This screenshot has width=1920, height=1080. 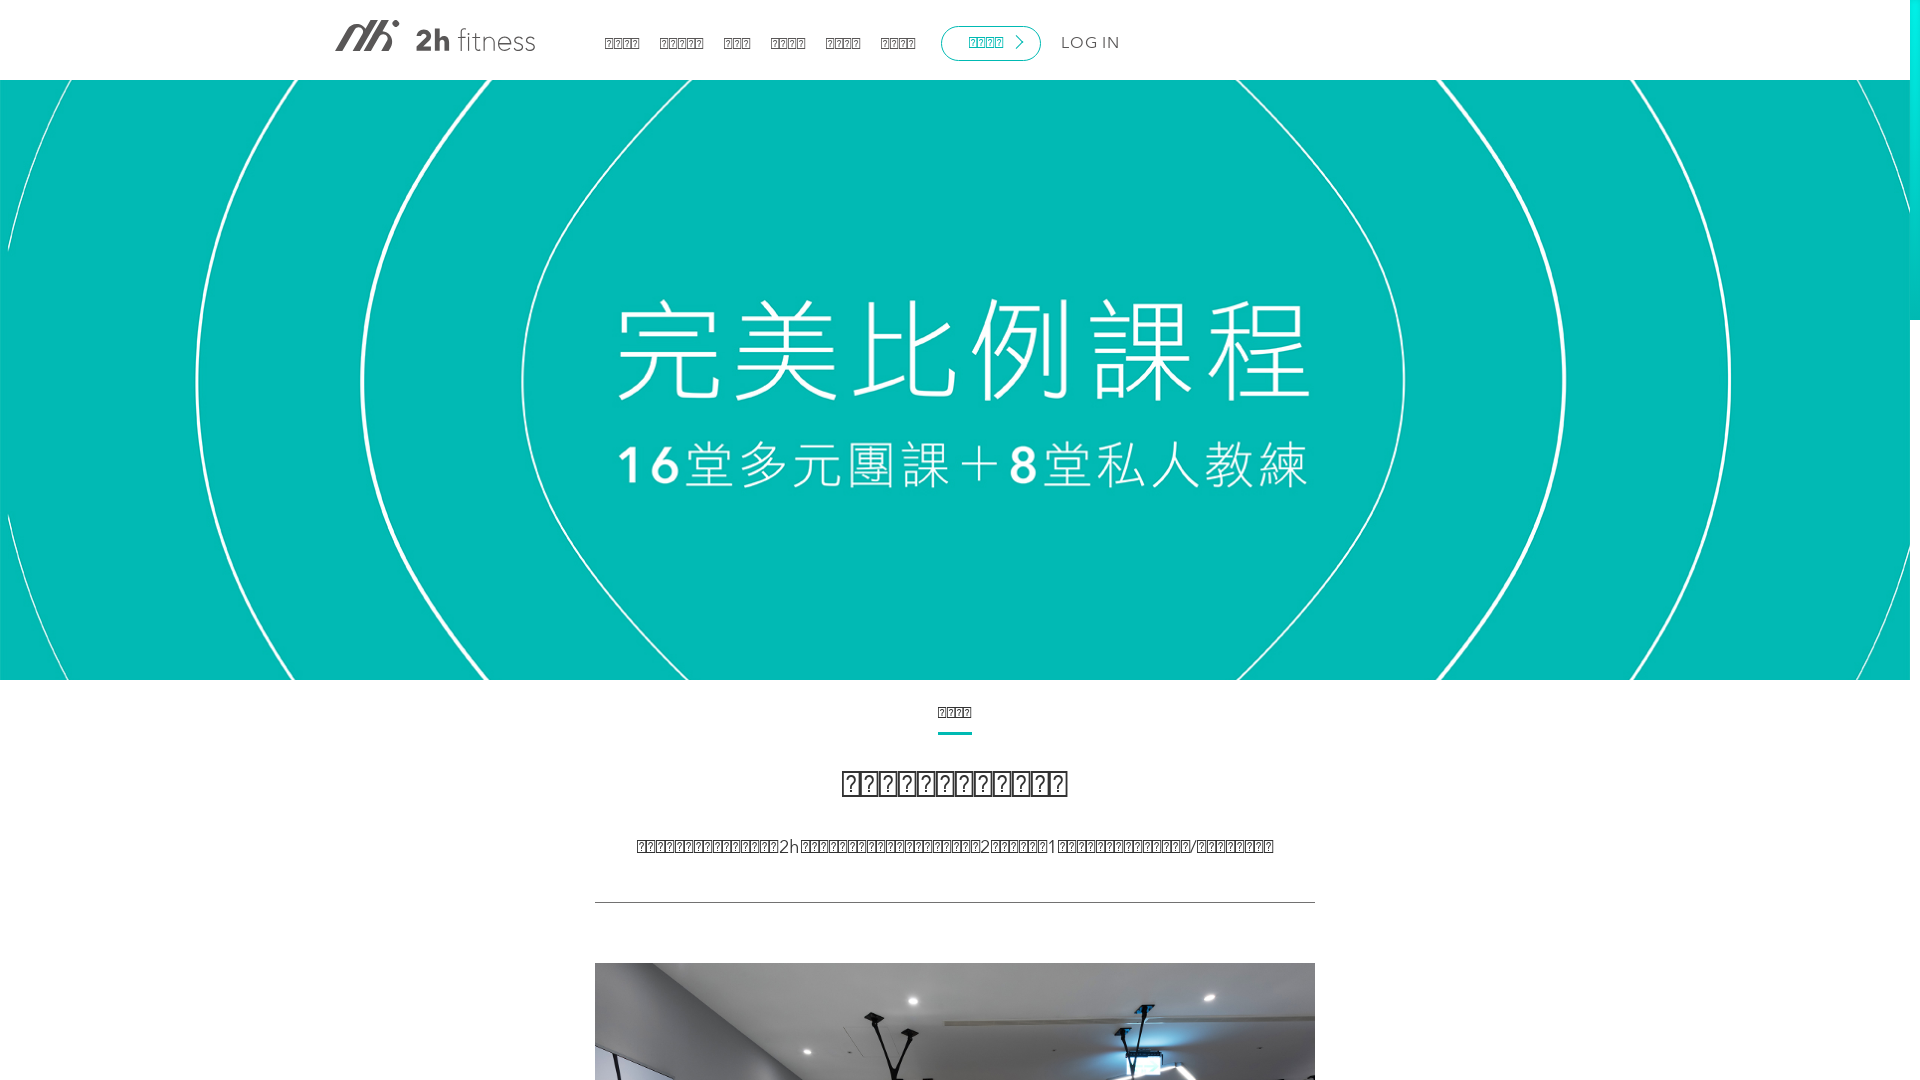 I want to click on 'LOG IN', so click(x=1089, y=43).